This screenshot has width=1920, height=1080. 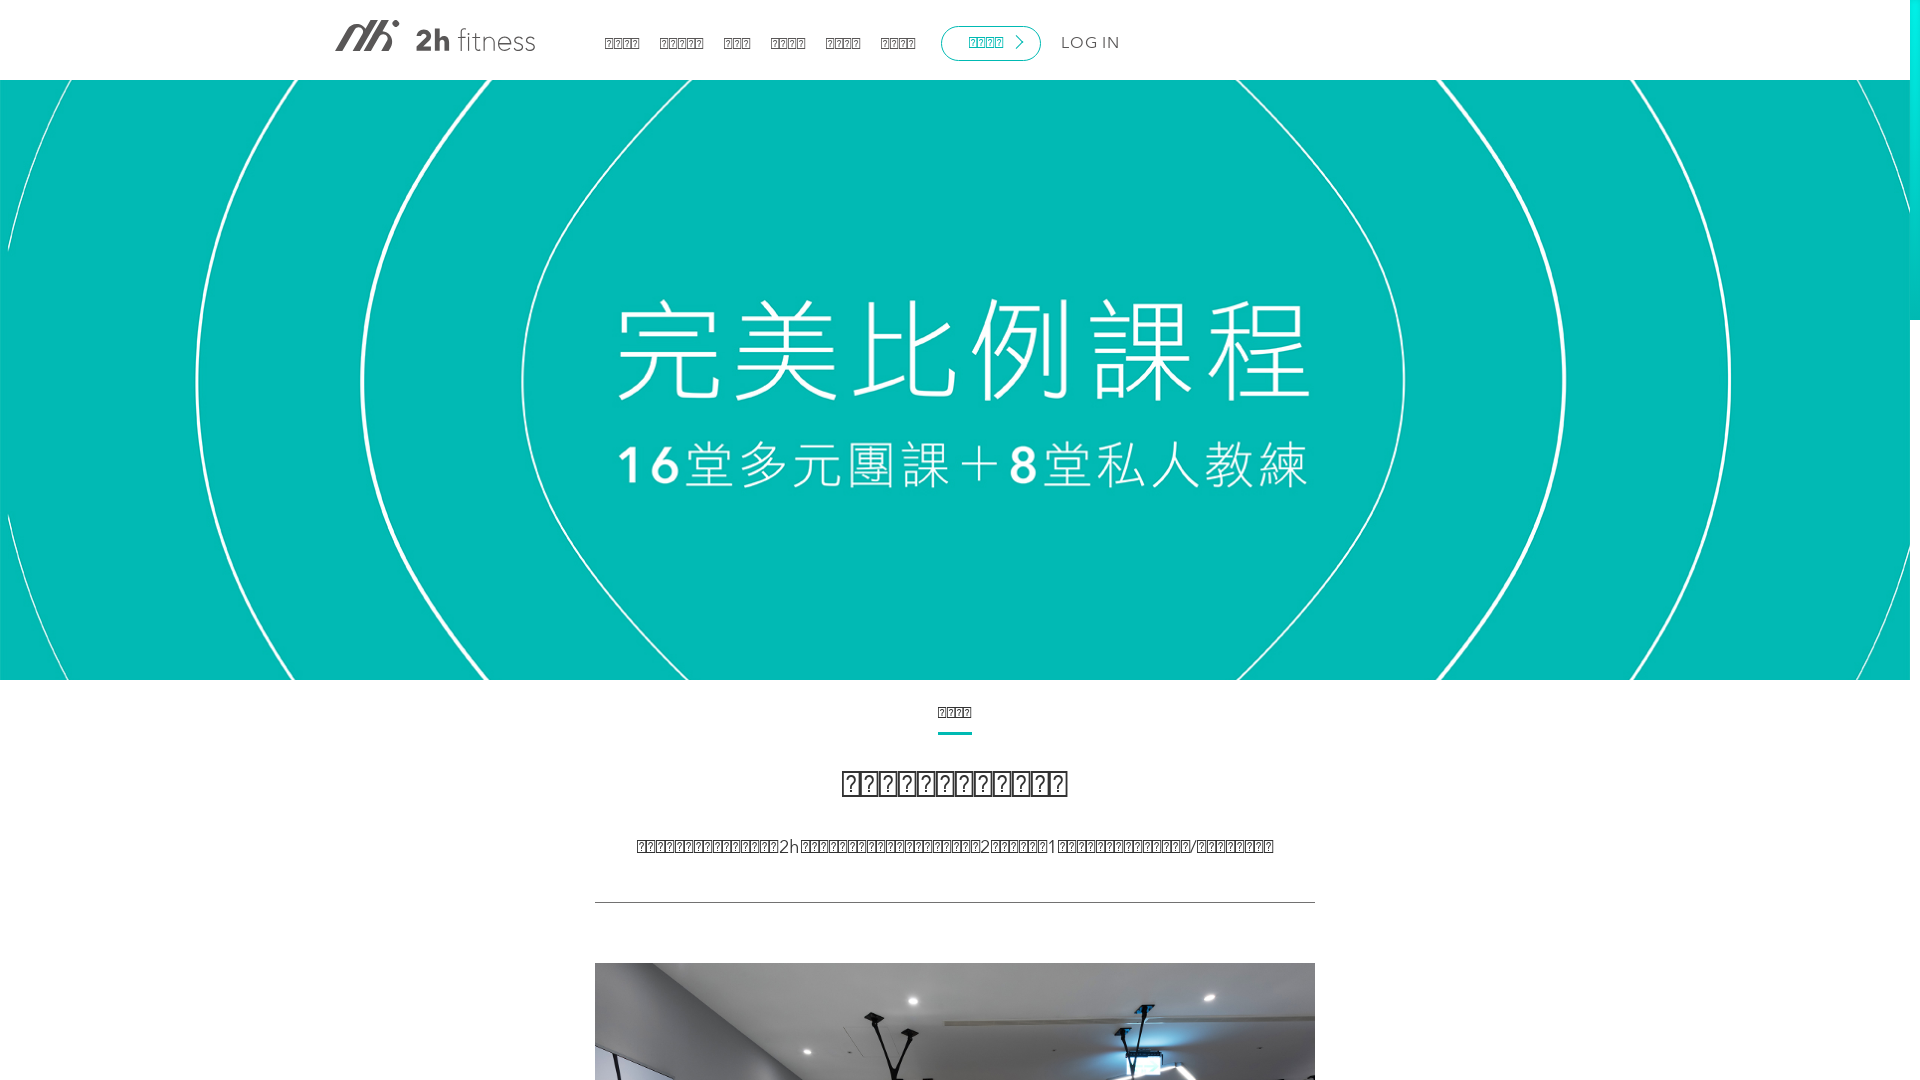 I want to click on 'LOG IN', so click(x=1089, y=43).